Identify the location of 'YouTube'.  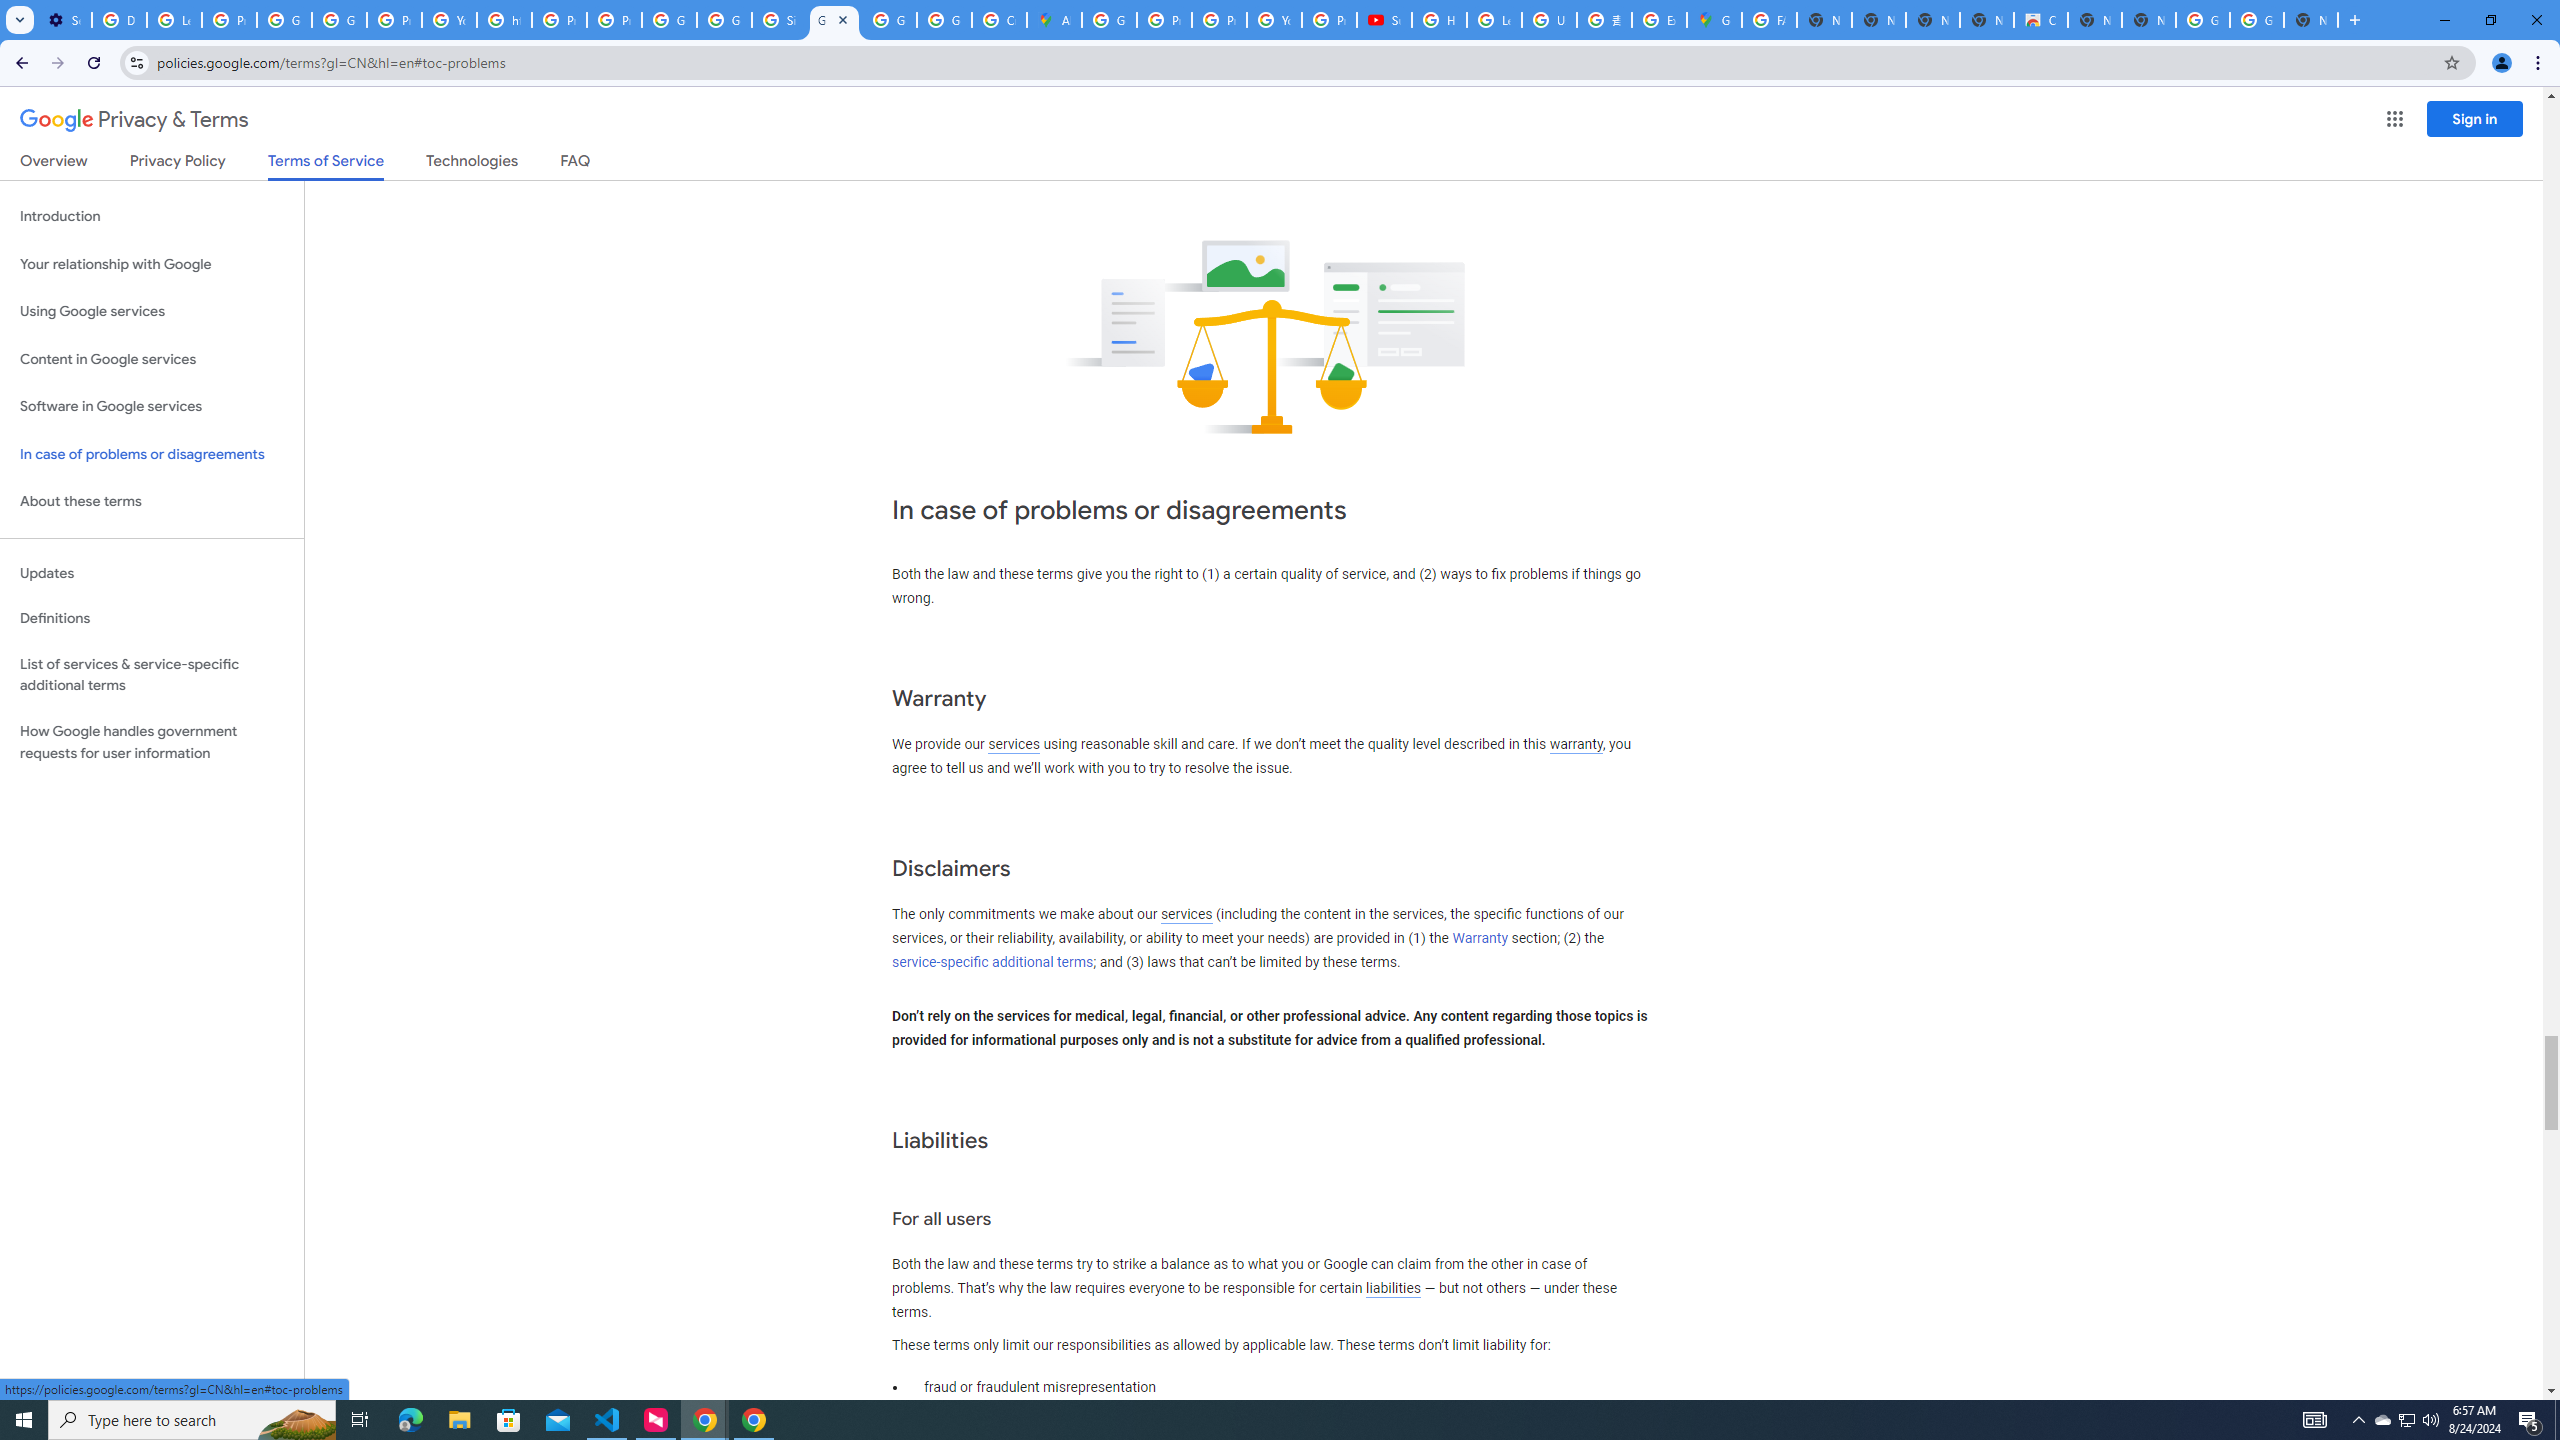
(1273, 19).